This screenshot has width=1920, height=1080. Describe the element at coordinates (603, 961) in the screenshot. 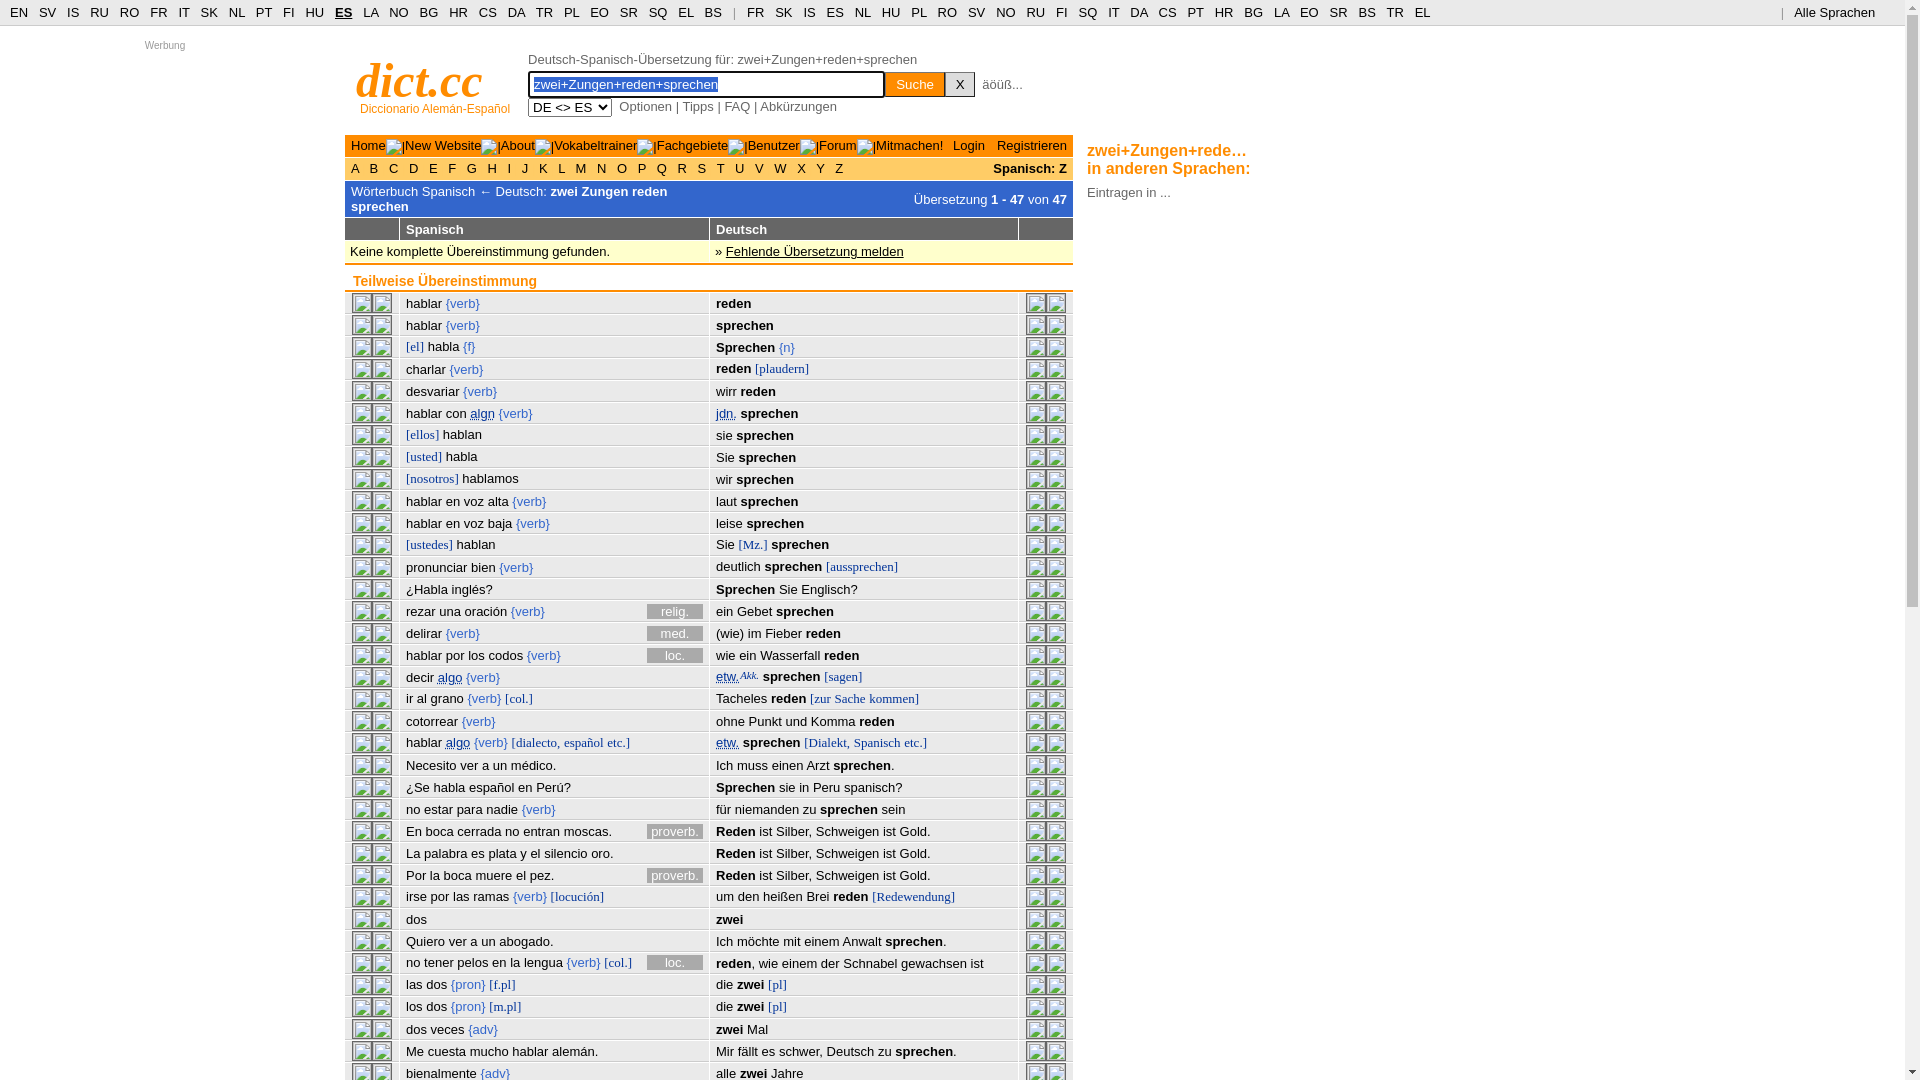

I see `'[col.]'` at that location.